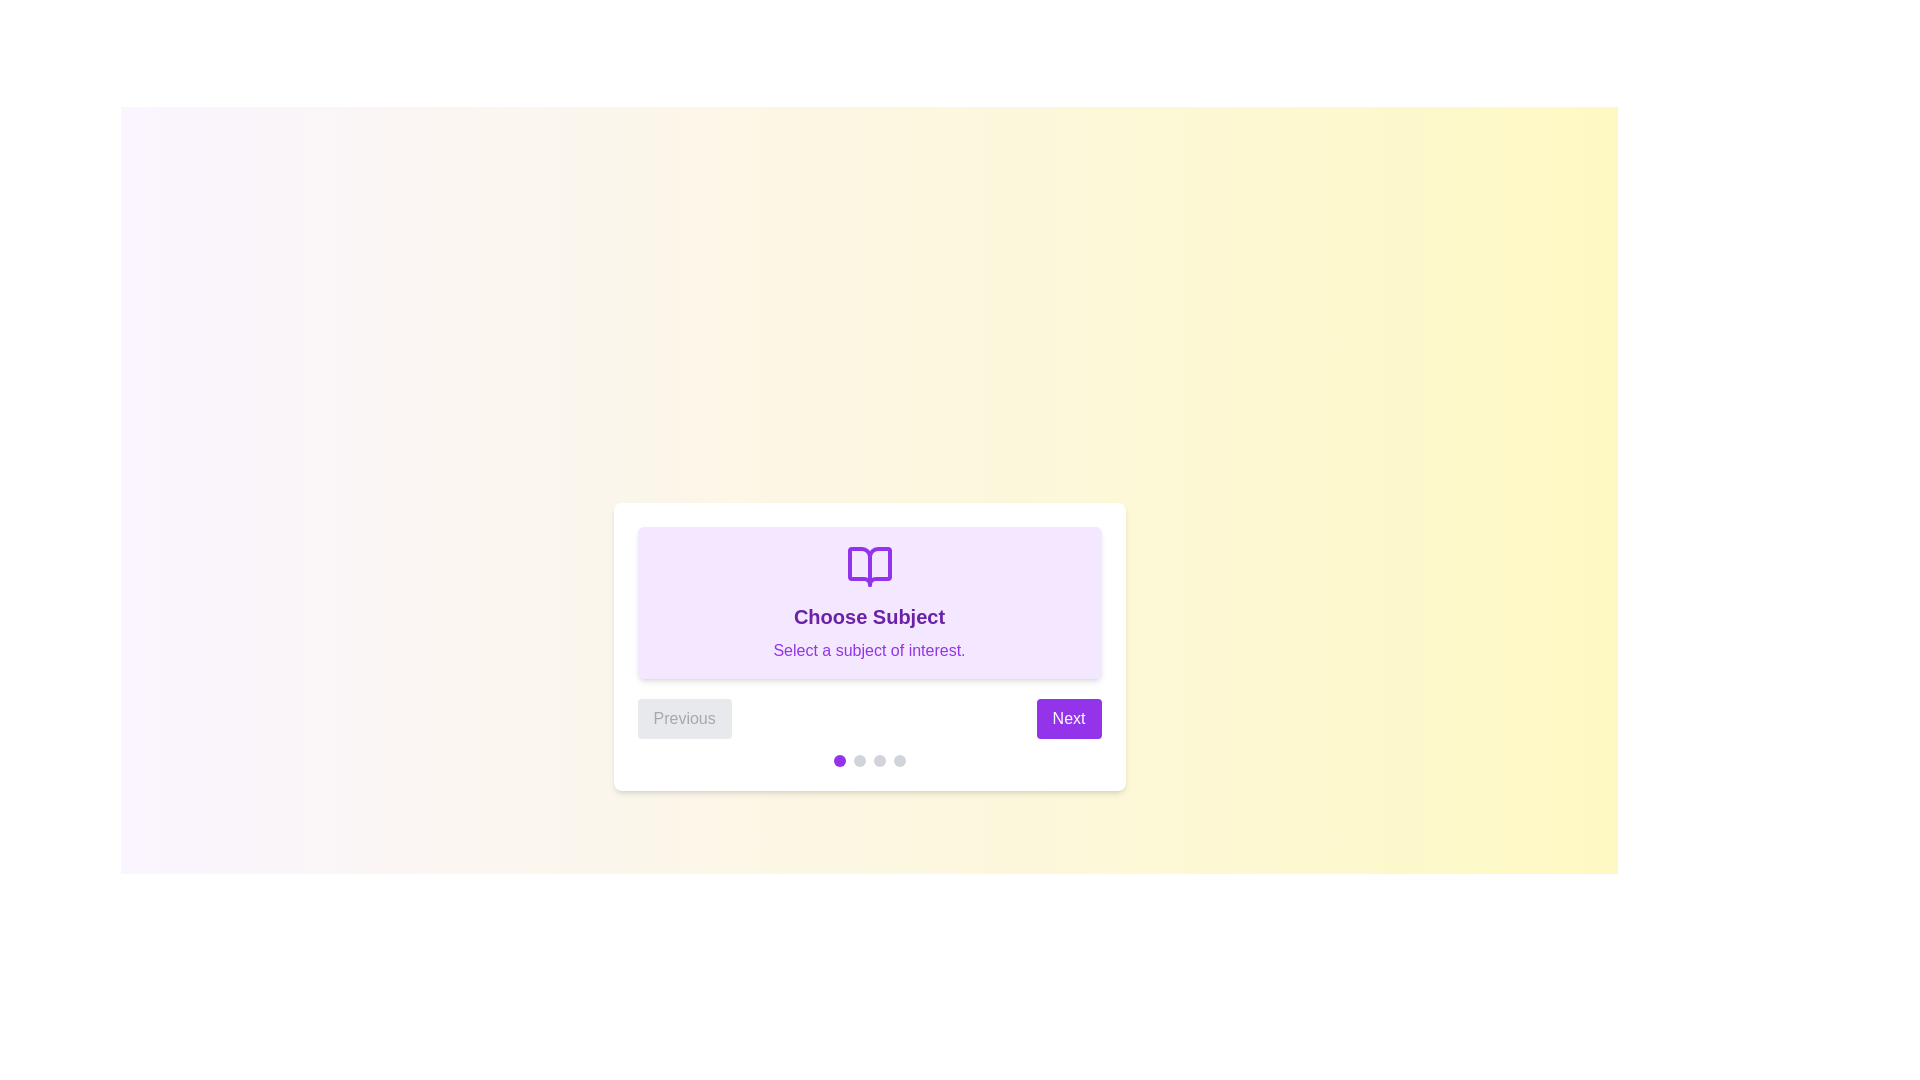 Image resolution: width=1920 pixels, height=1080 pixels. I want to click on the 'Next' button to navigate to the next step, so click(1068, 717).